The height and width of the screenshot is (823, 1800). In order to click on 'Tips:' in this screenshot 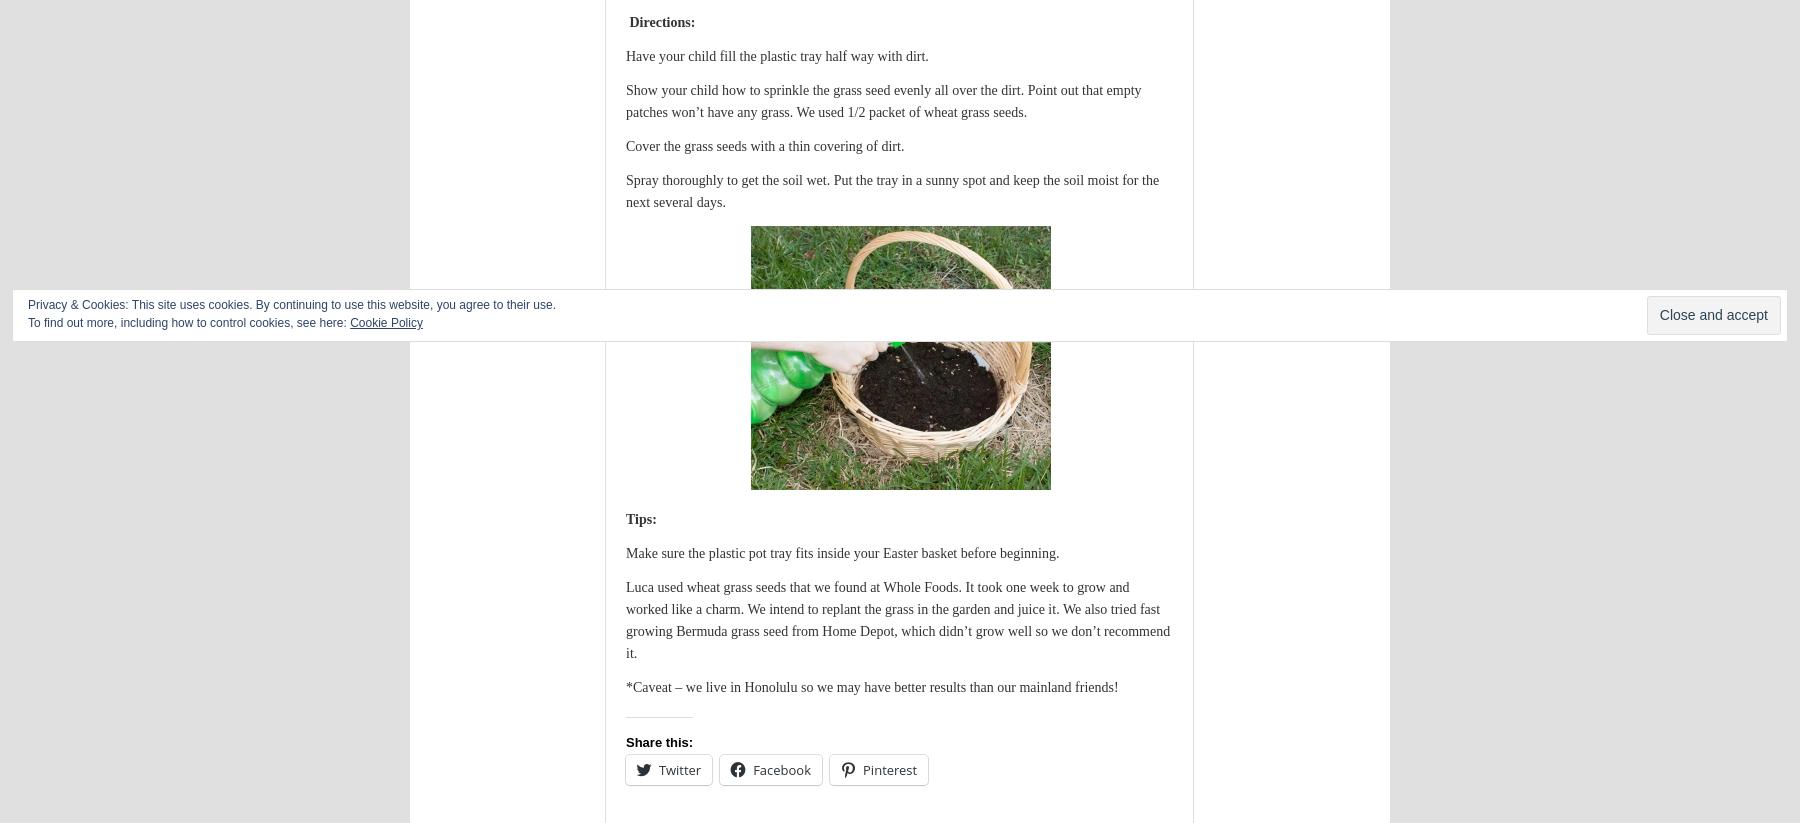, I will do `click(642, 519)`.